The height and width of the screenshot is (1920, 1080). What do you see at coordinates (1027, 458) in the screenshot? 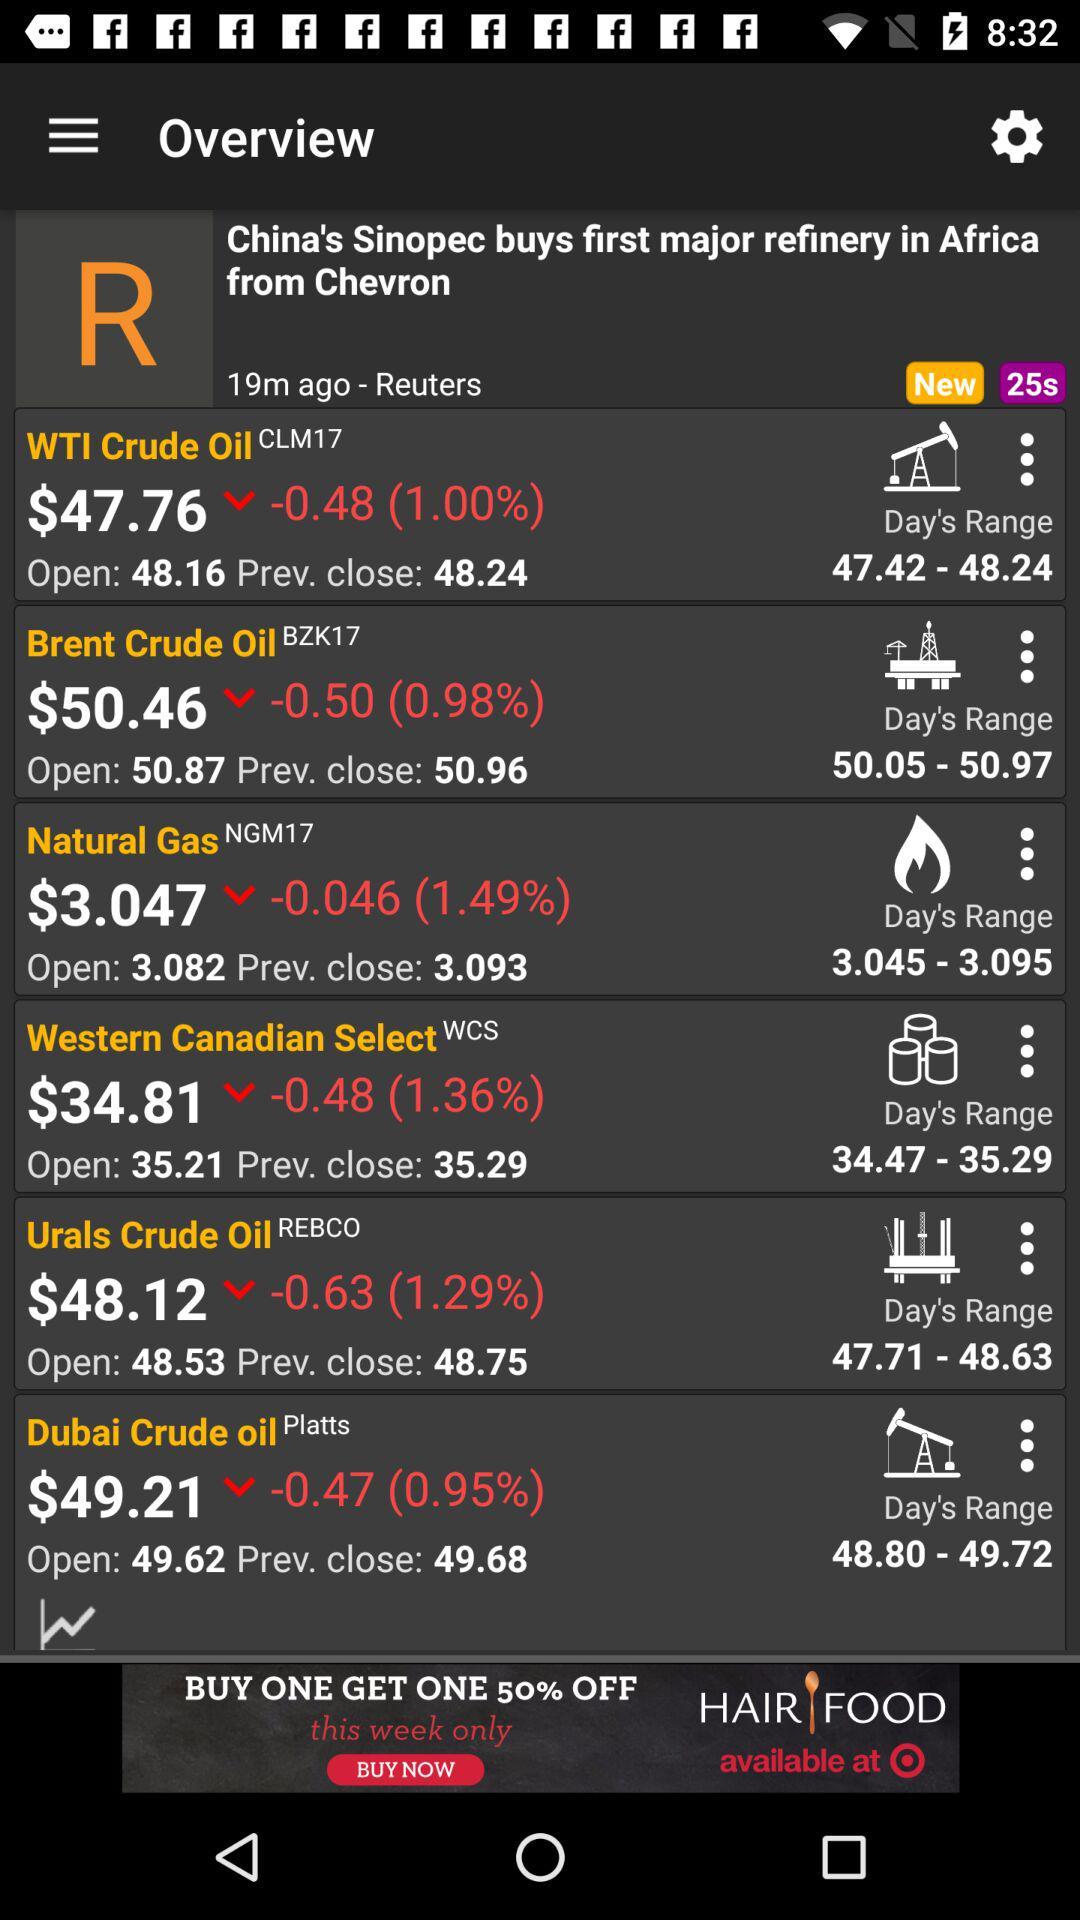
I see `setting bar option` at bounding box center [1027, 458].